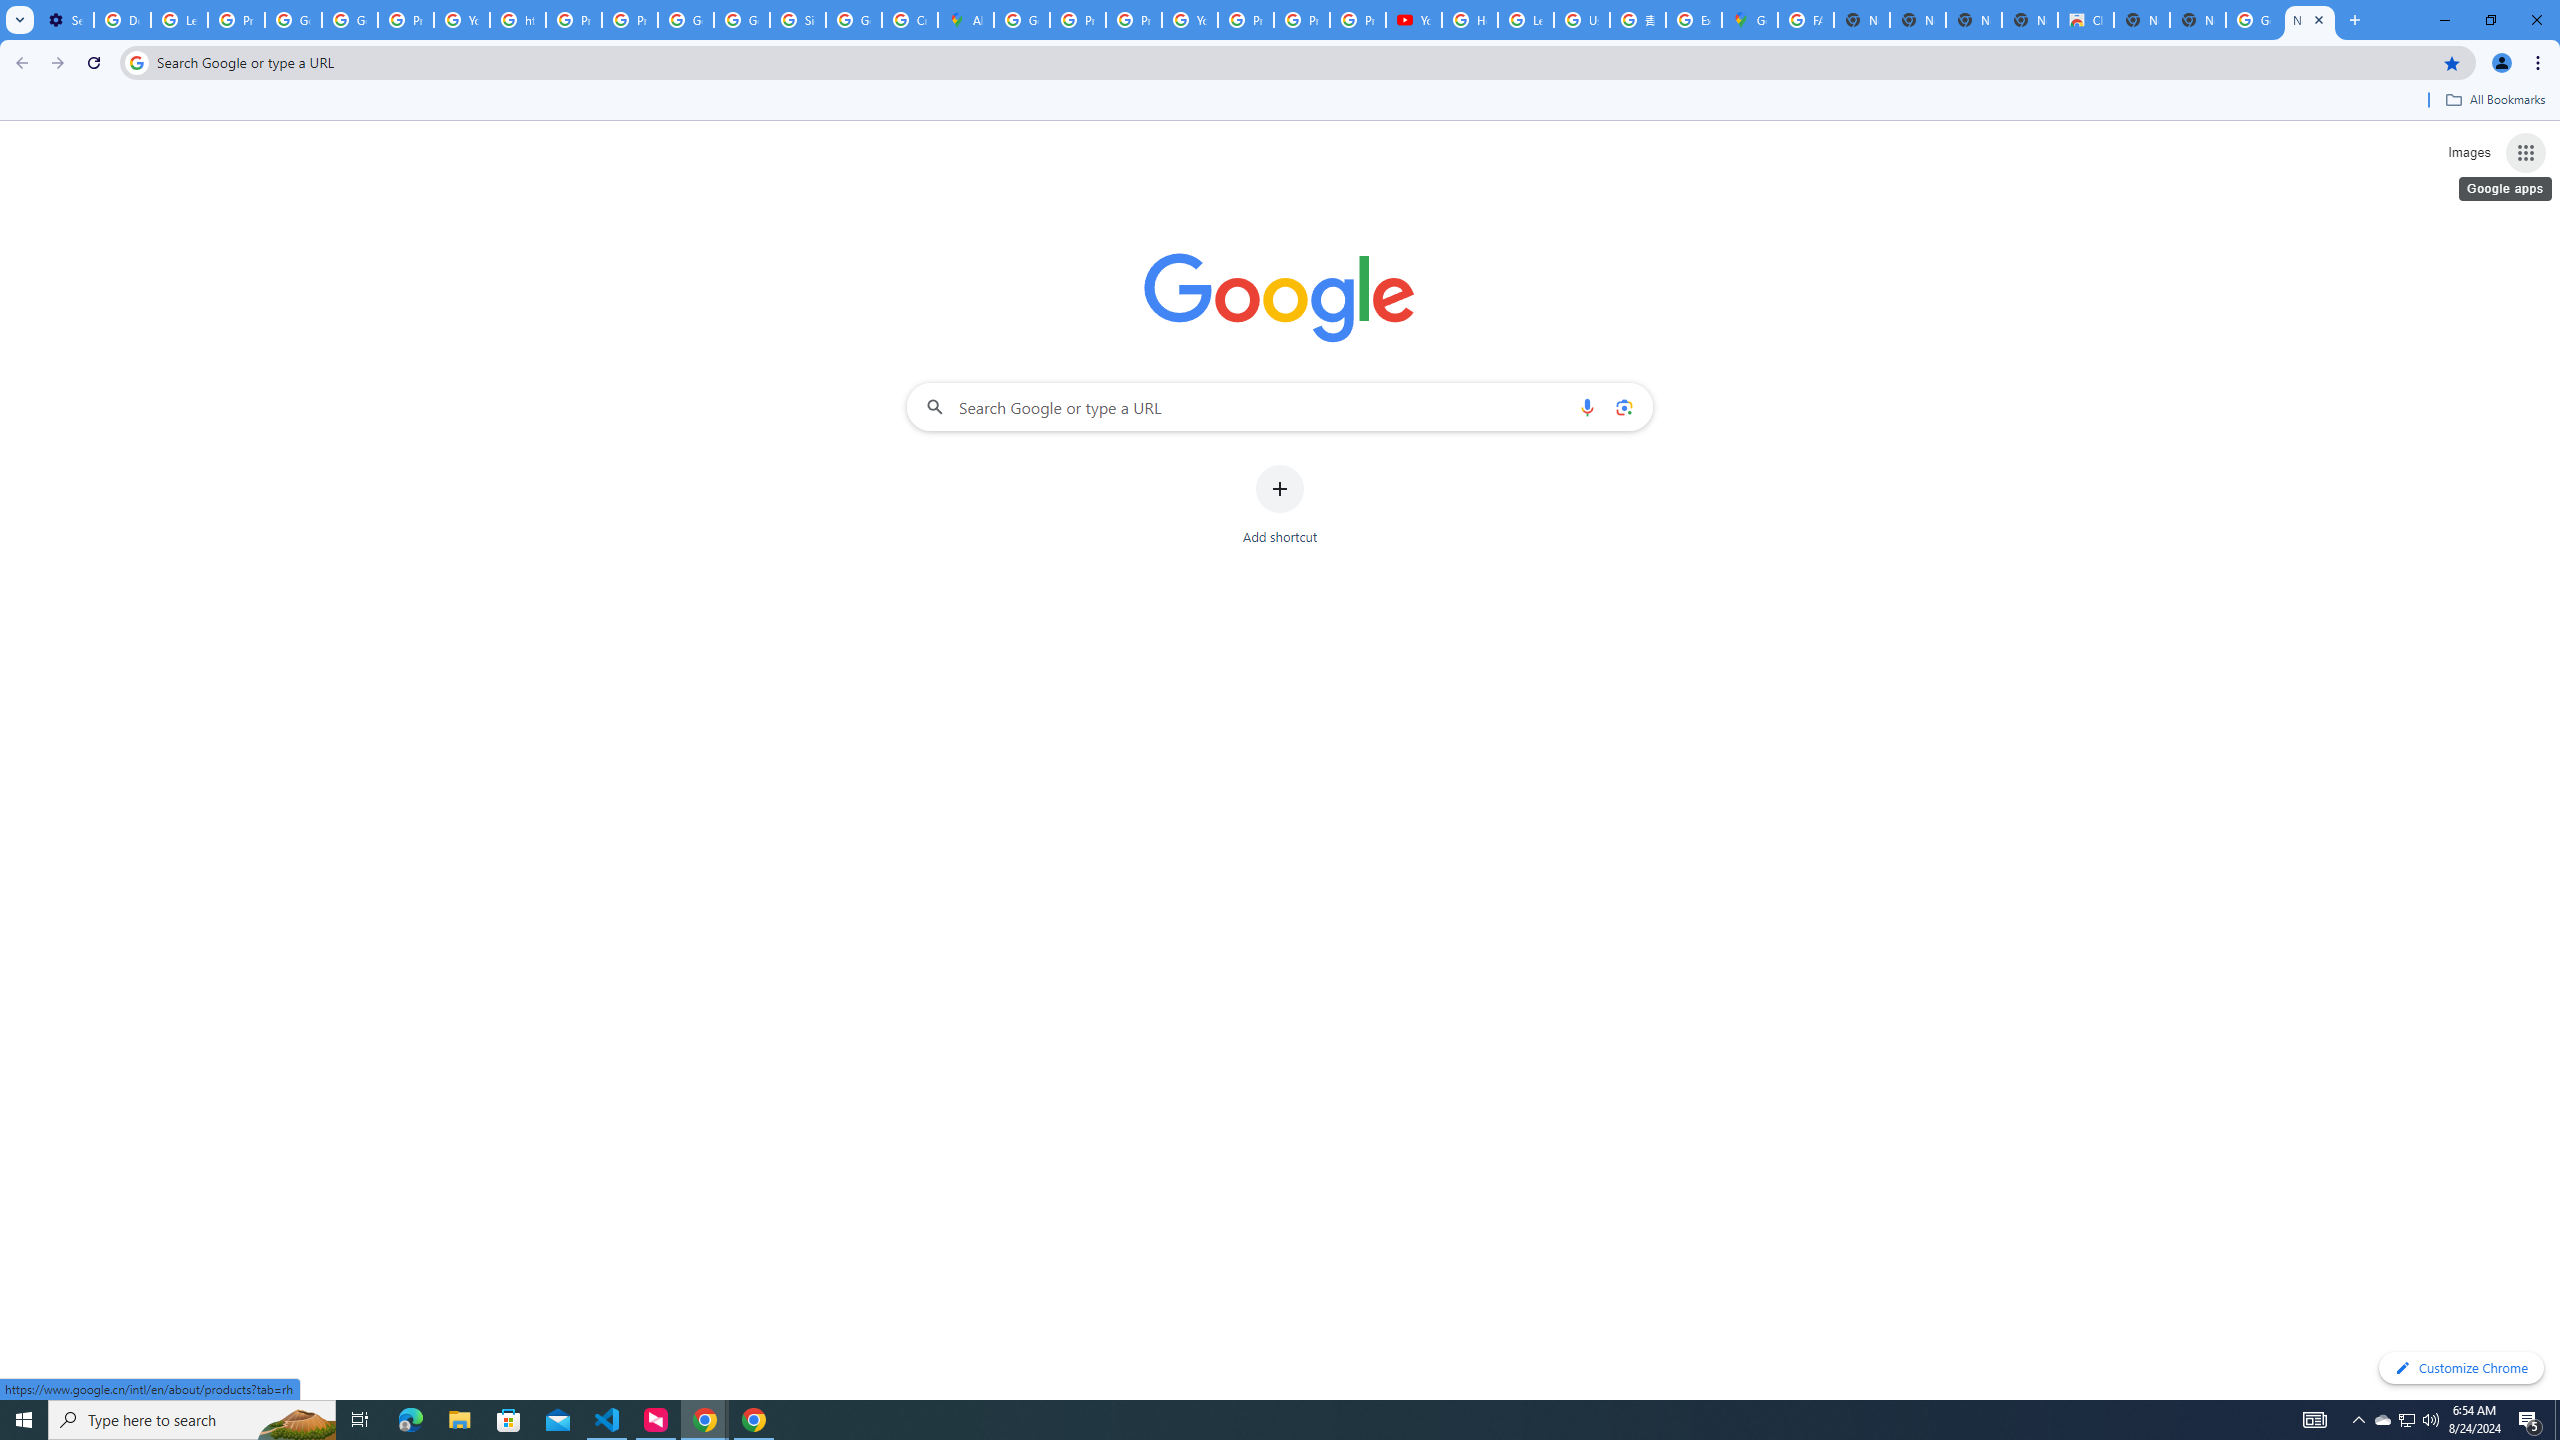  Describe the element at coordinates (2310, 19) in the screenshot. I see `'New Tab'` at that location.